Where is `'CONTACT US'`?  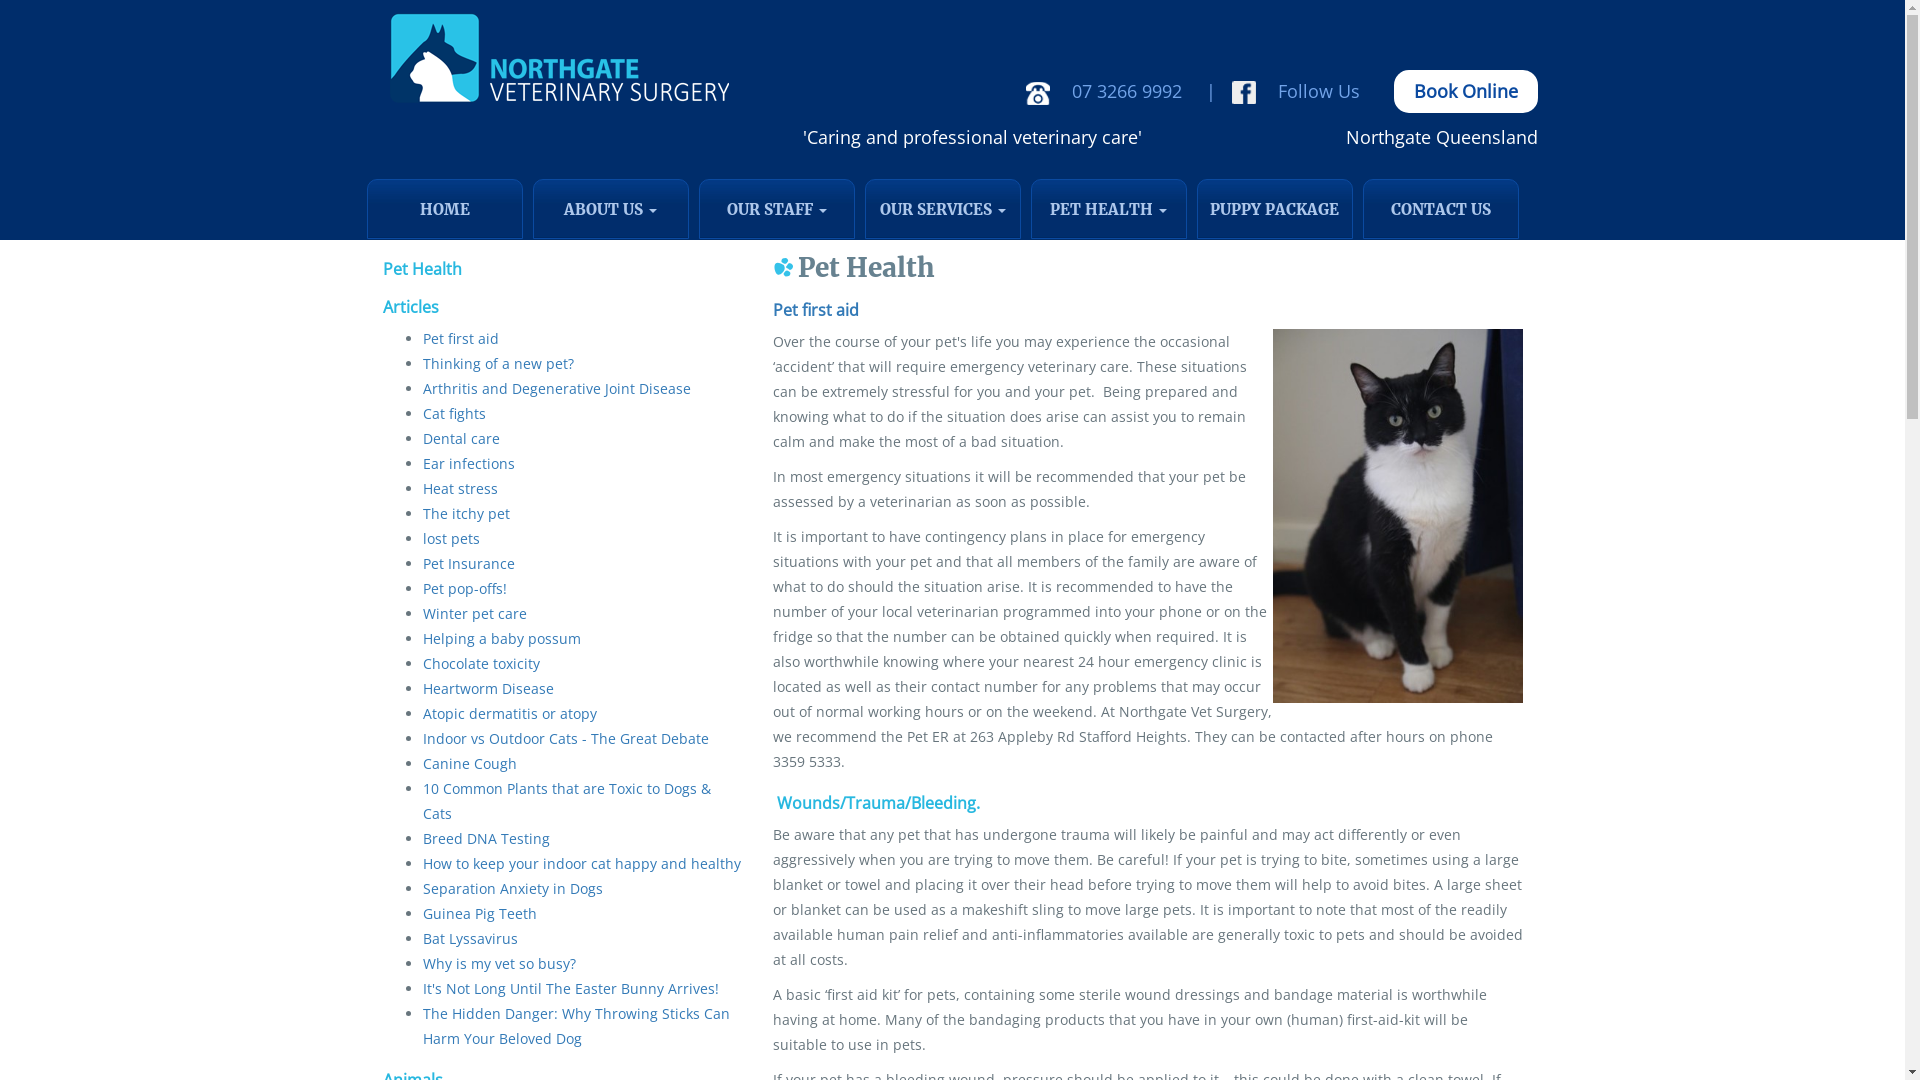
'CONTACT US' is located at coordinates (1440, 208).